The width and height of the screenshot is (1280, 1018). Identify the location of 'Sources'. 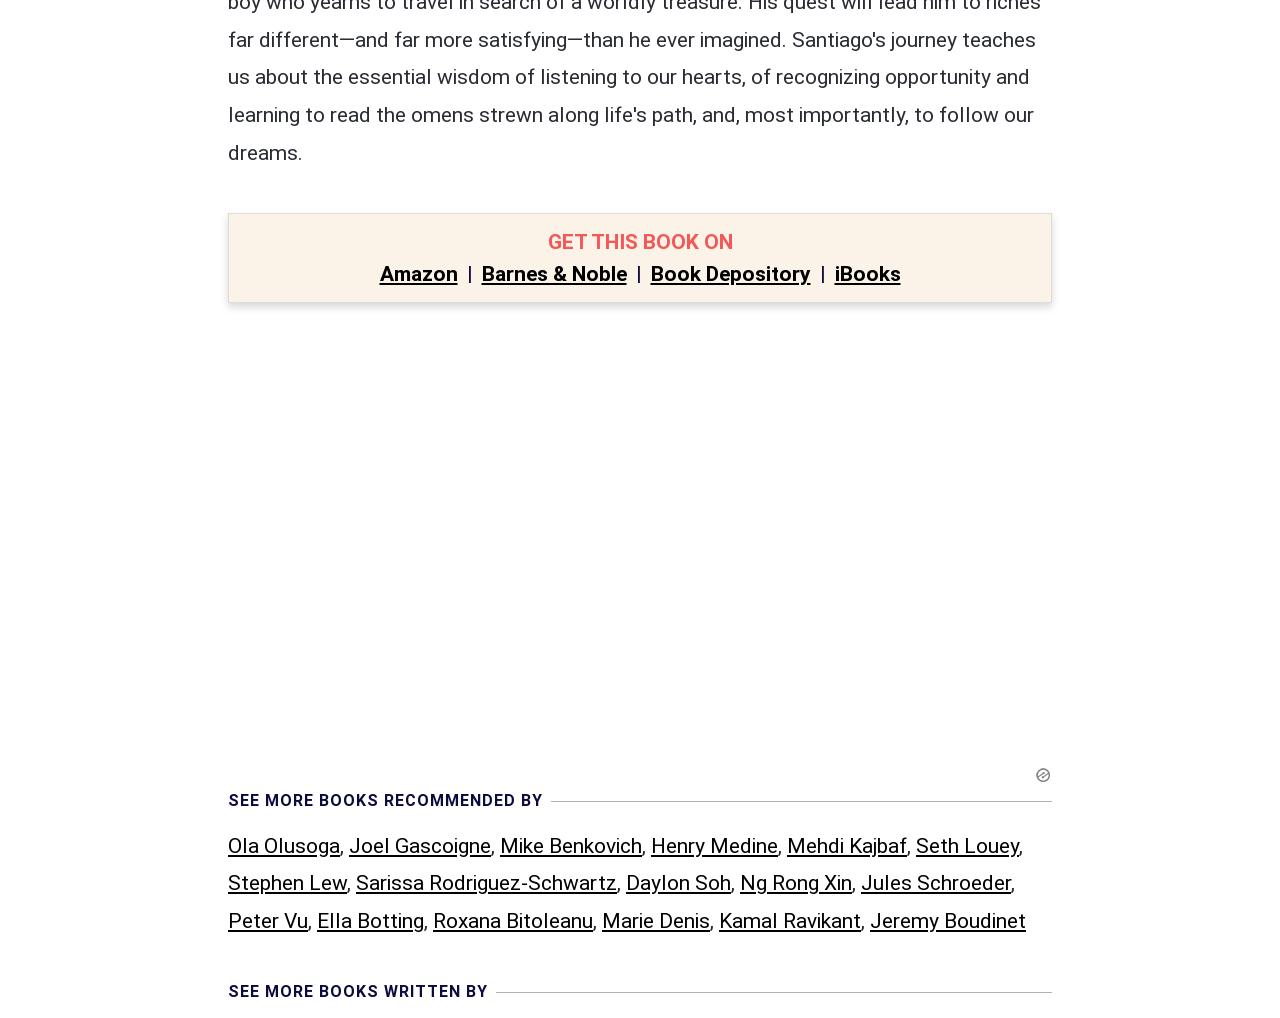
(268, 691).